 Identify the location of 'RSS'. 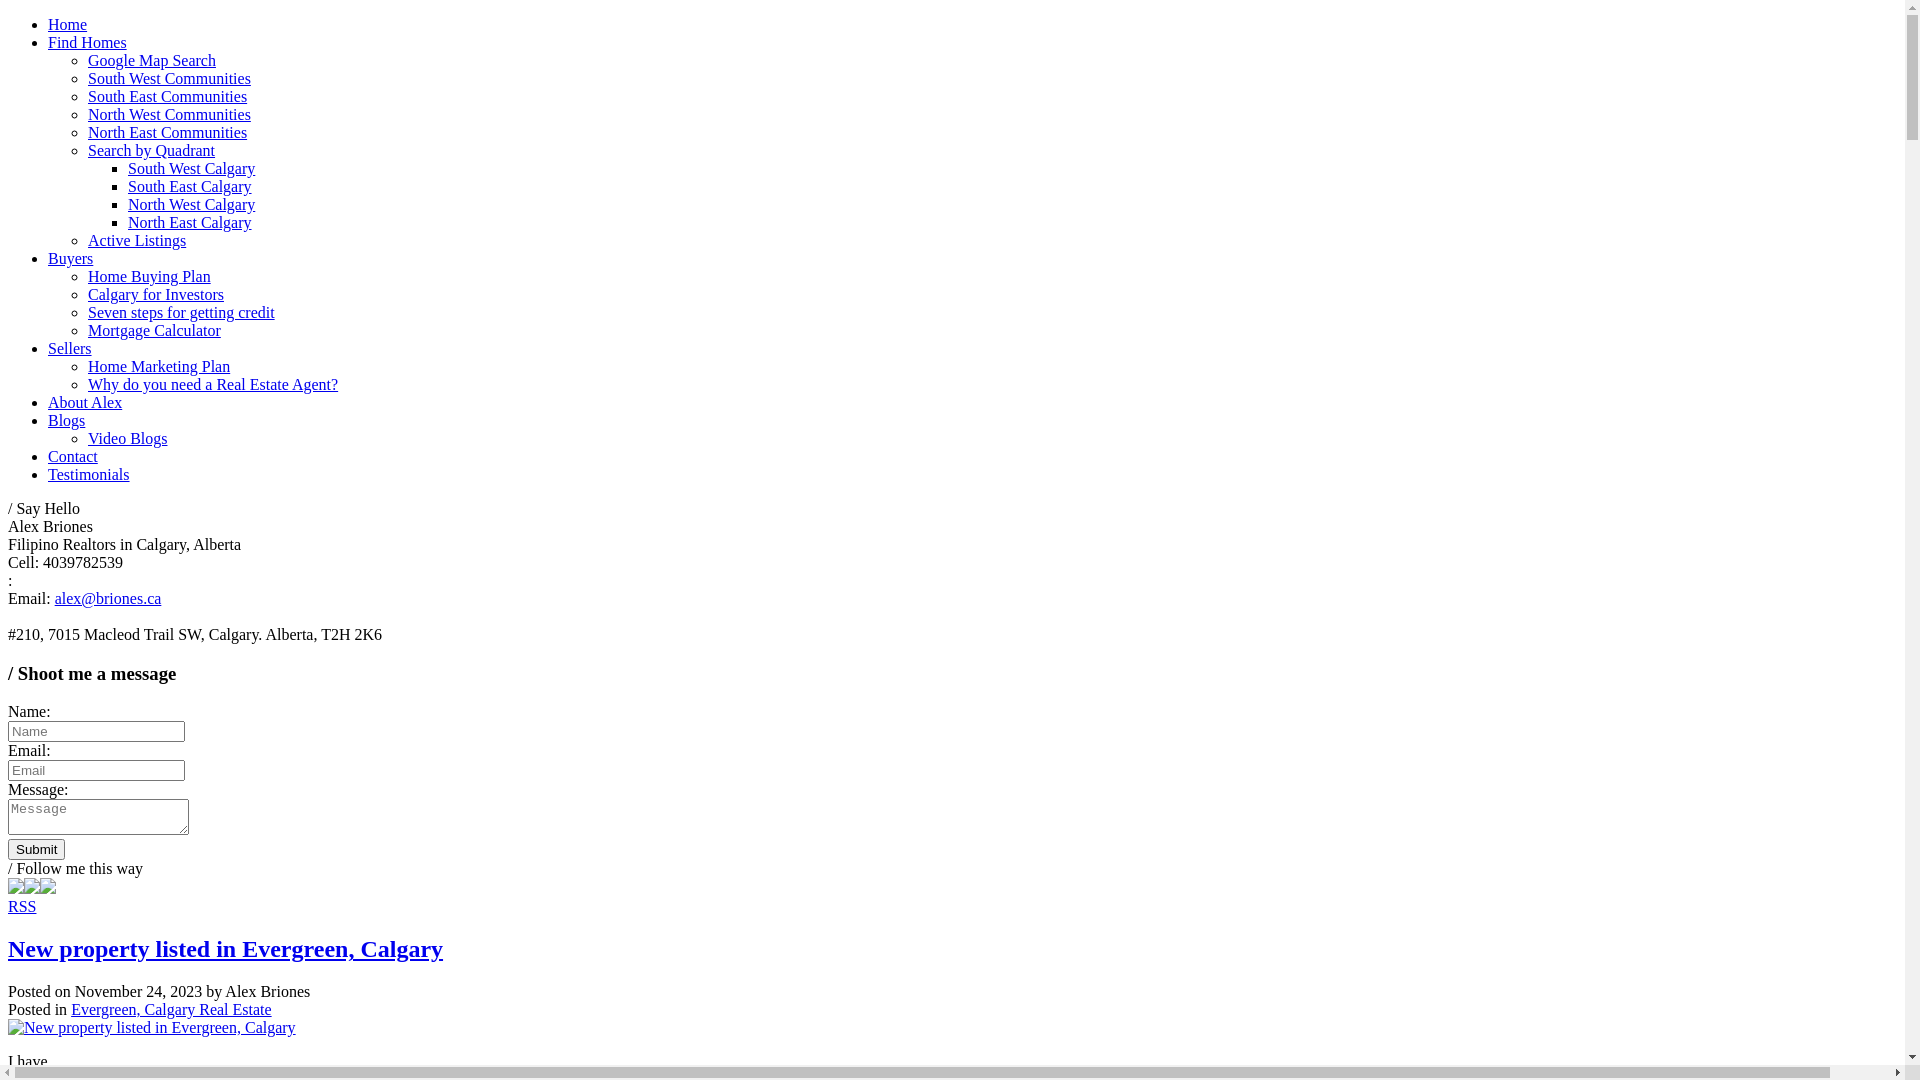
(22, 906).